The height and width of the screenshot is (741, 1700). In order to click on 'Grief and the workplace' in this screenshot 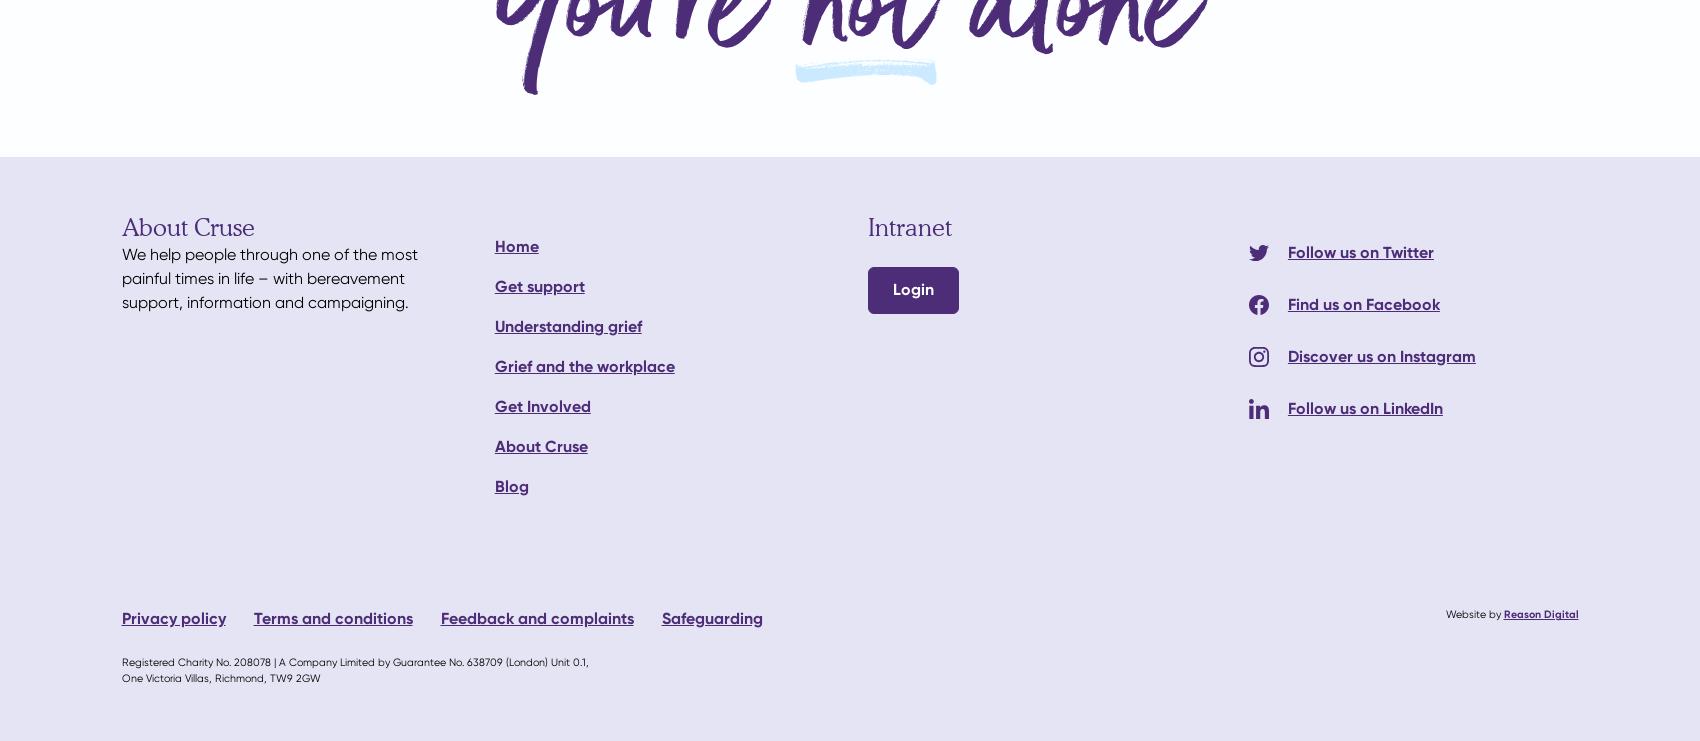, I will do `click(494, 365)`.